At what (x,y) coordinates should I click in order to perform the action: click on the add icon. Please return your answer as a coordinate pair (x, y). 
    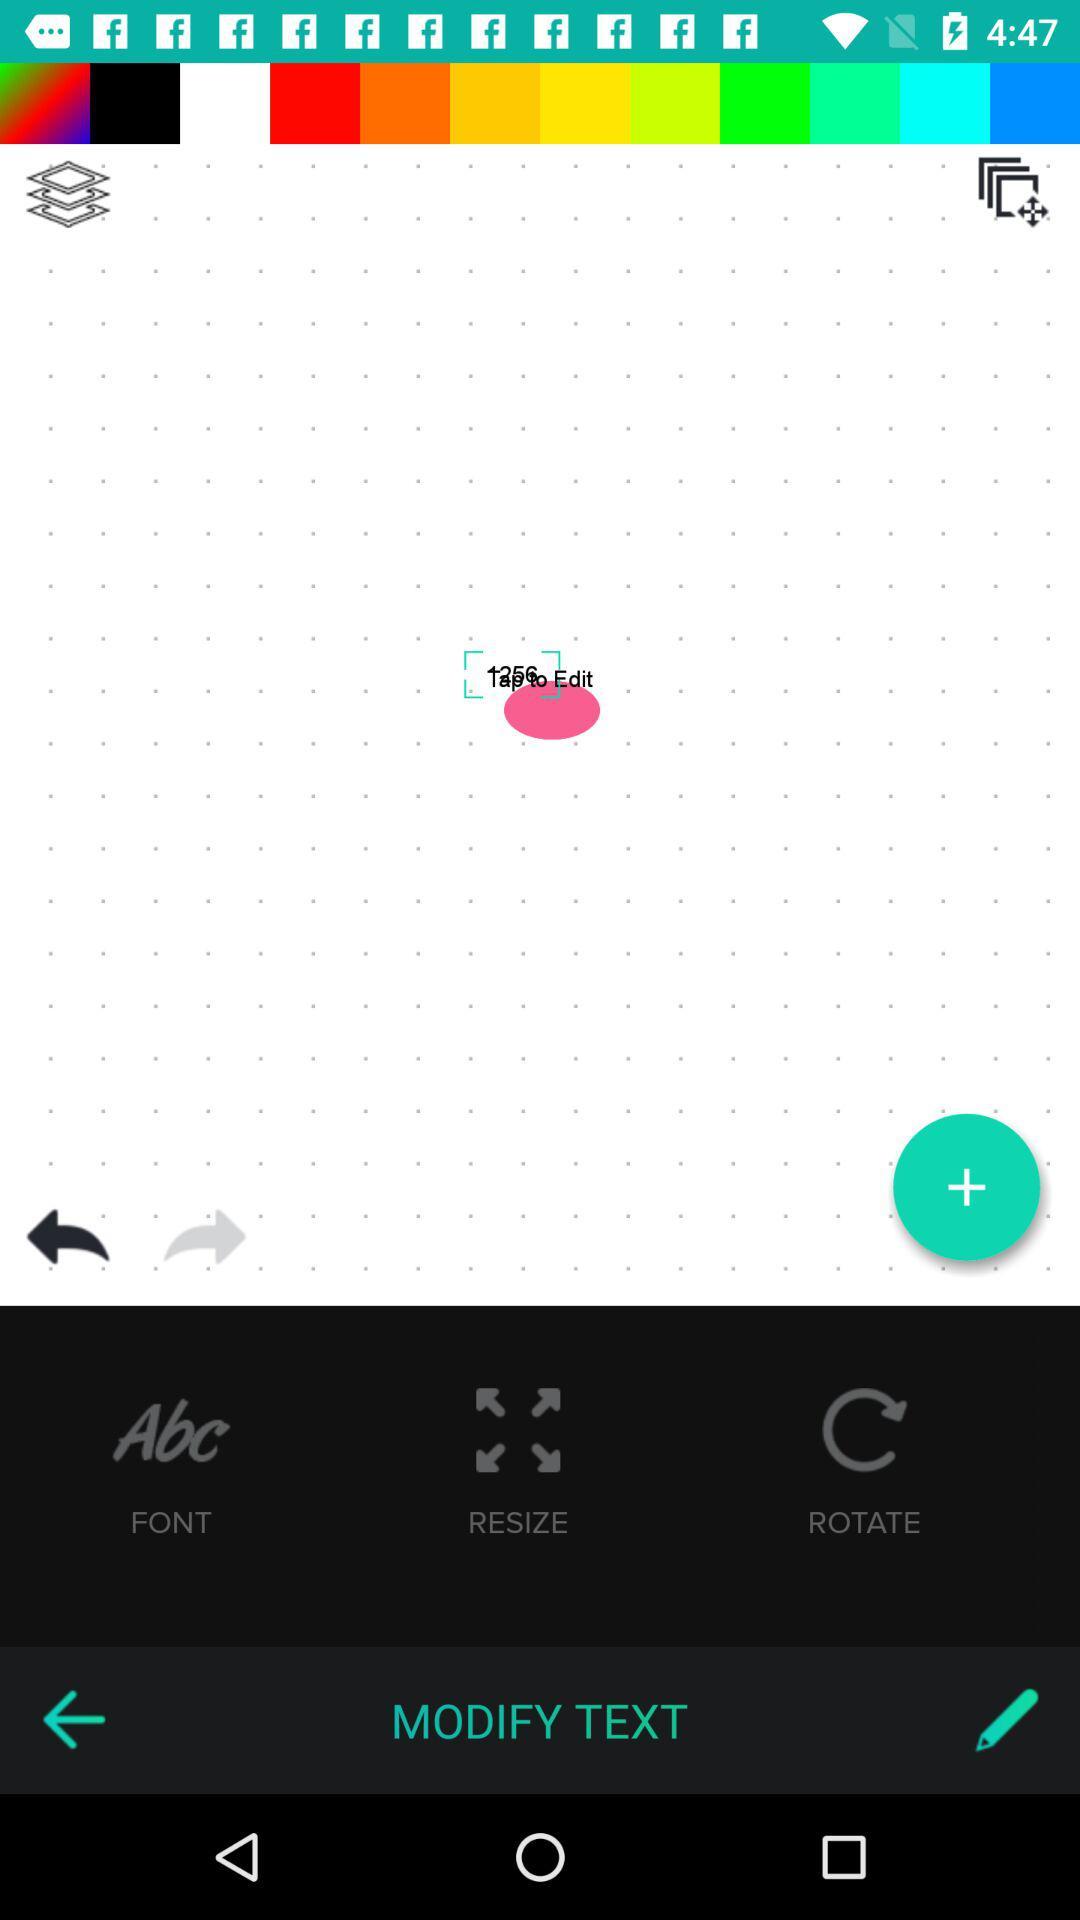
    Looking at the image, I should click on (965, 1187).